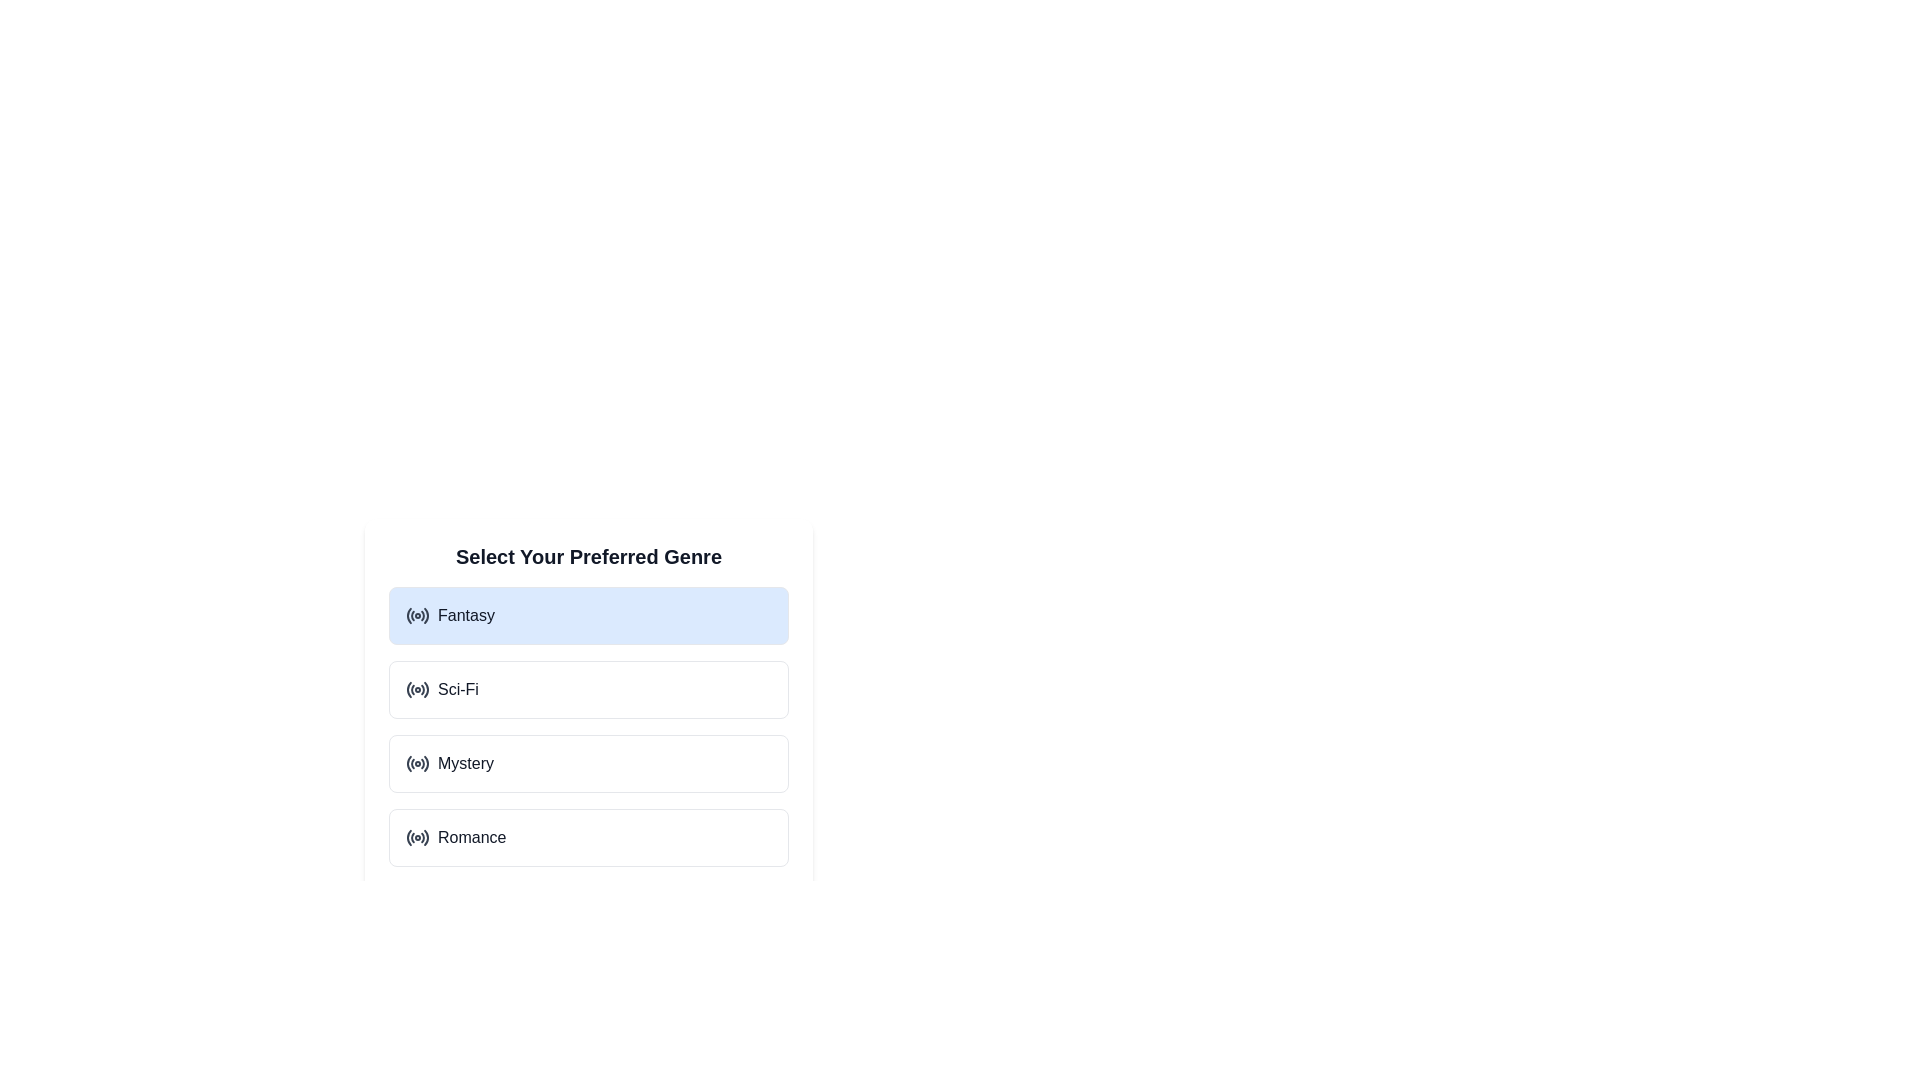  Describe the element at coordinates (408, 837) in the screenshot. I see `the outermost curved line of the radio button icon representing the 'Romance' option` at that location.